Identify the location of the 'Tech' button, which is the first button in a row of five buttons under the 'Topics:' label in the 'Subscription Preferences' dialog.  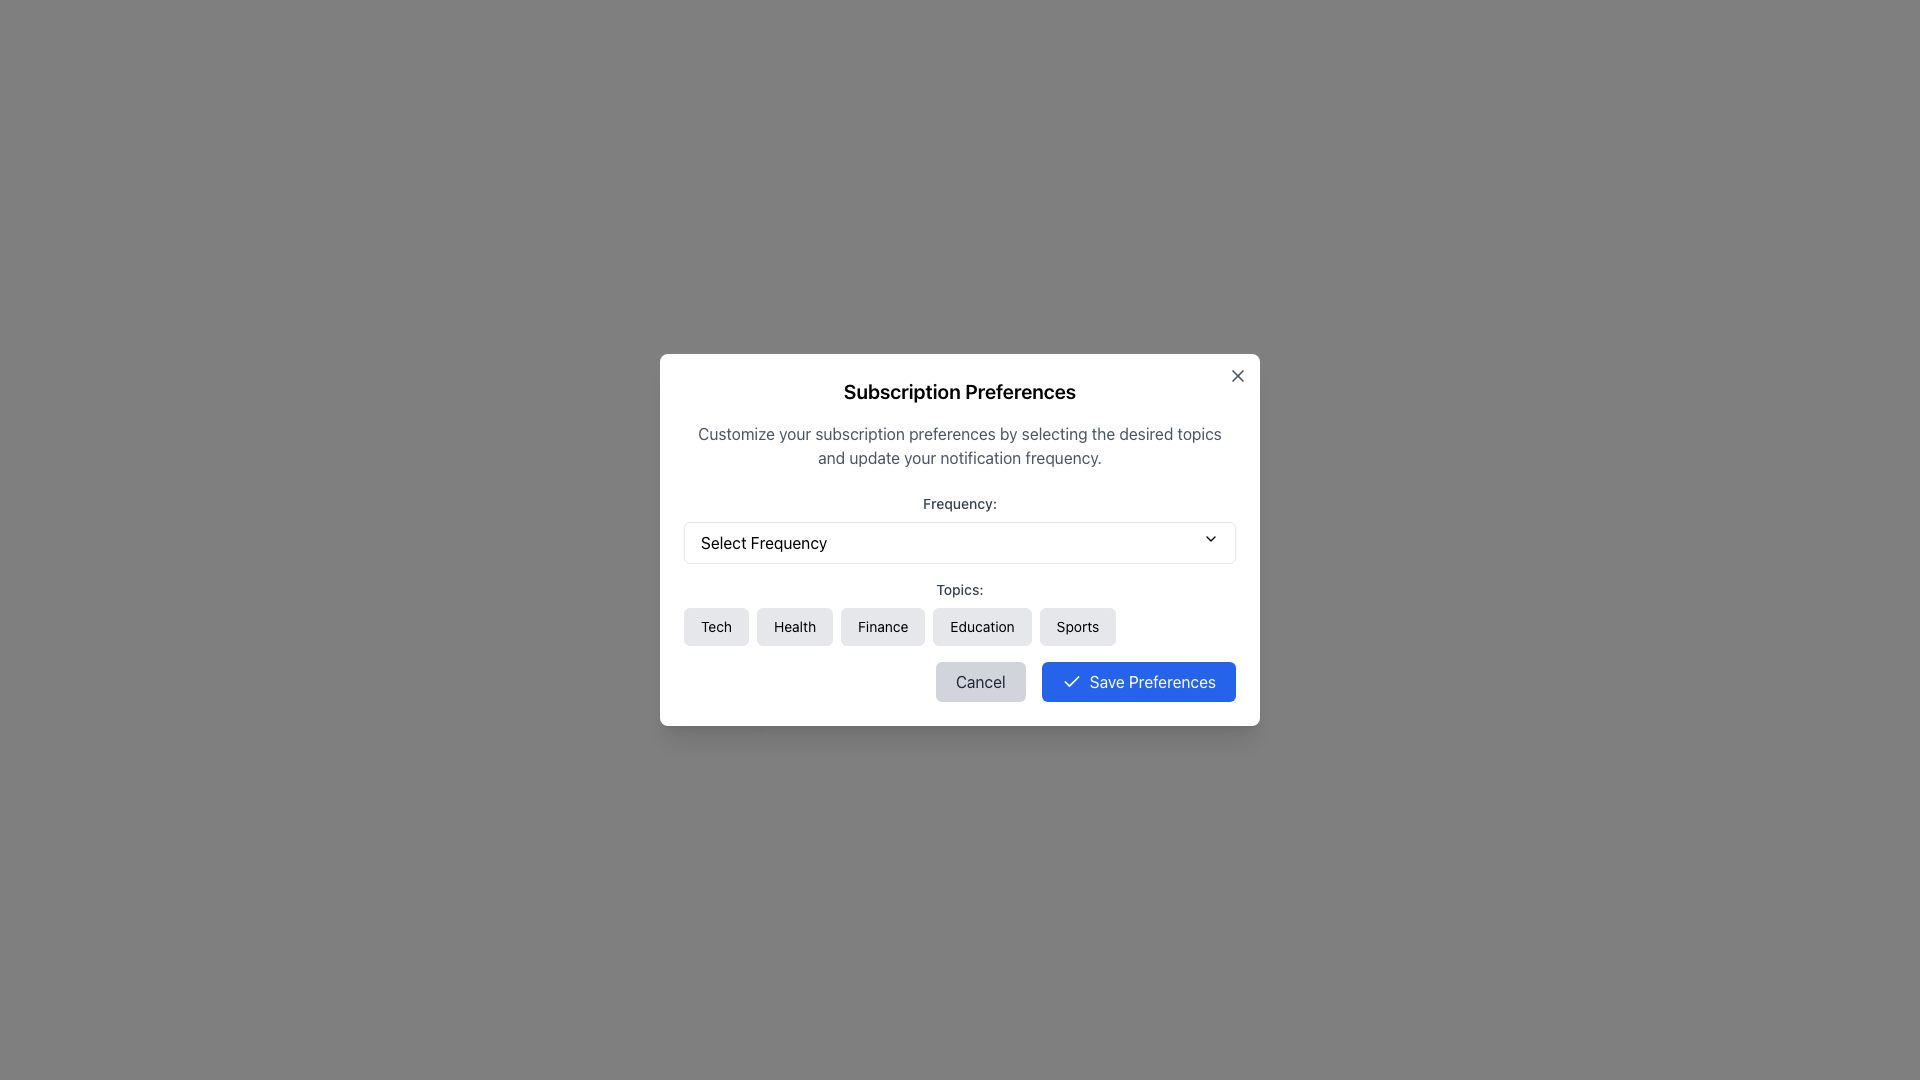
(716, 626).